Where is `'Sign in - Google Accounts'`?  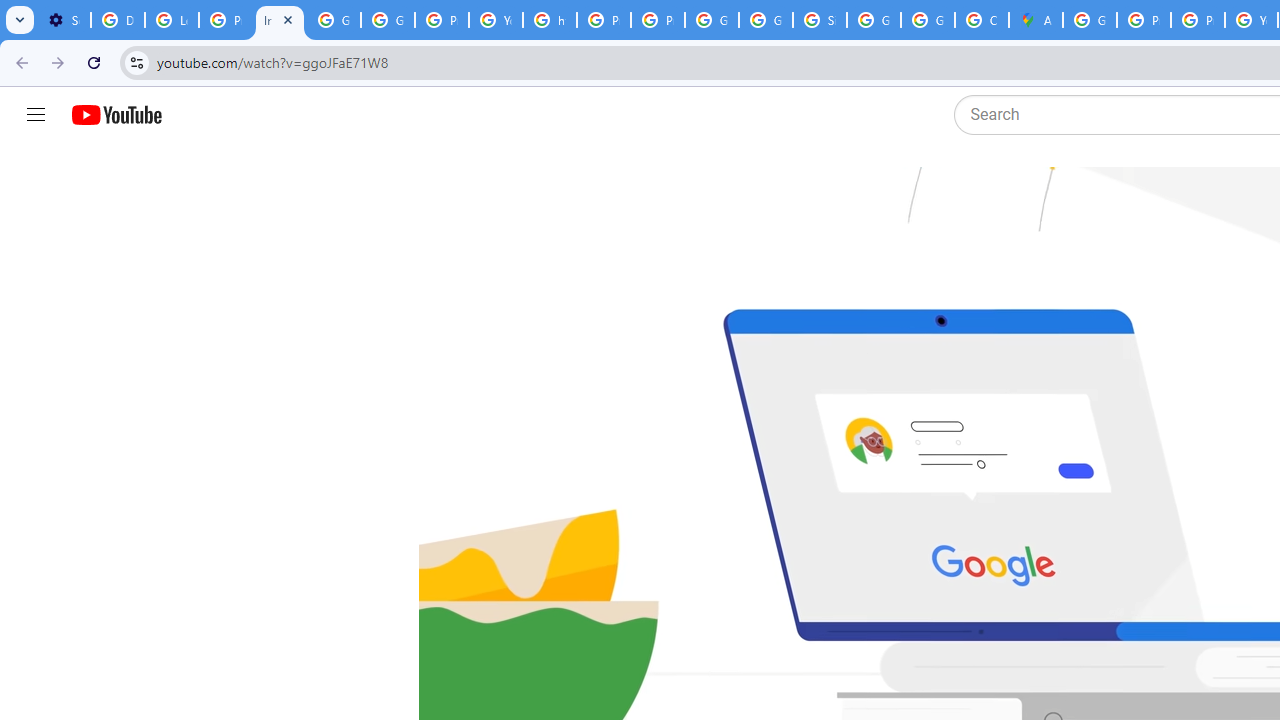 'Sign in - Google Accounts' is located at coordinates (819, 20).